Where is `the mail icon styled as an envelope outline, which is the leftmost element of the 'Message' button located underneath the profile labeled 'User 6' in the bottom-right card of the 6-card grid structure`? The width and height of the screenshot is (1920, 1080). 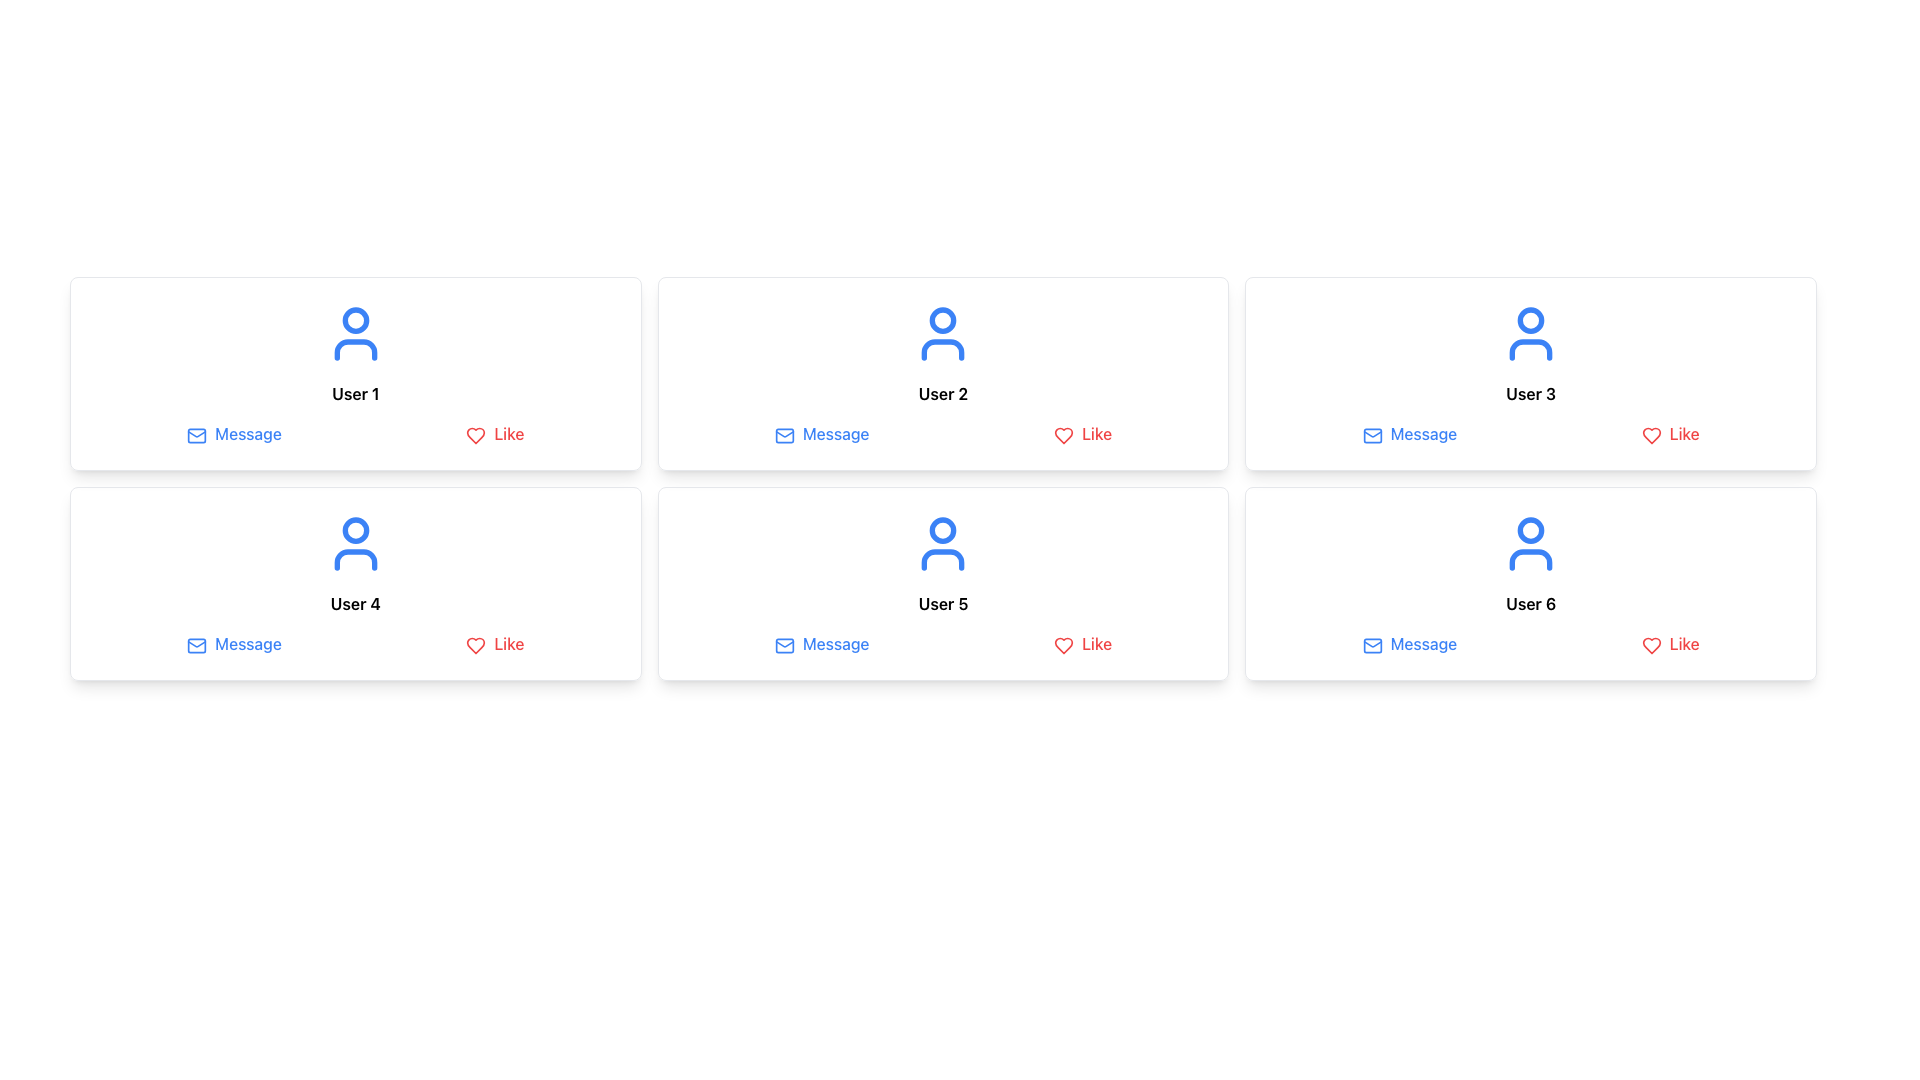 the mail icon styled as an envelope outline, which is the leftmost element of the 'Message' button located underneath the profile labeled 'User 6' in the bottom-right card of the 6-card grid structure is located at coordinates (1371, 645).